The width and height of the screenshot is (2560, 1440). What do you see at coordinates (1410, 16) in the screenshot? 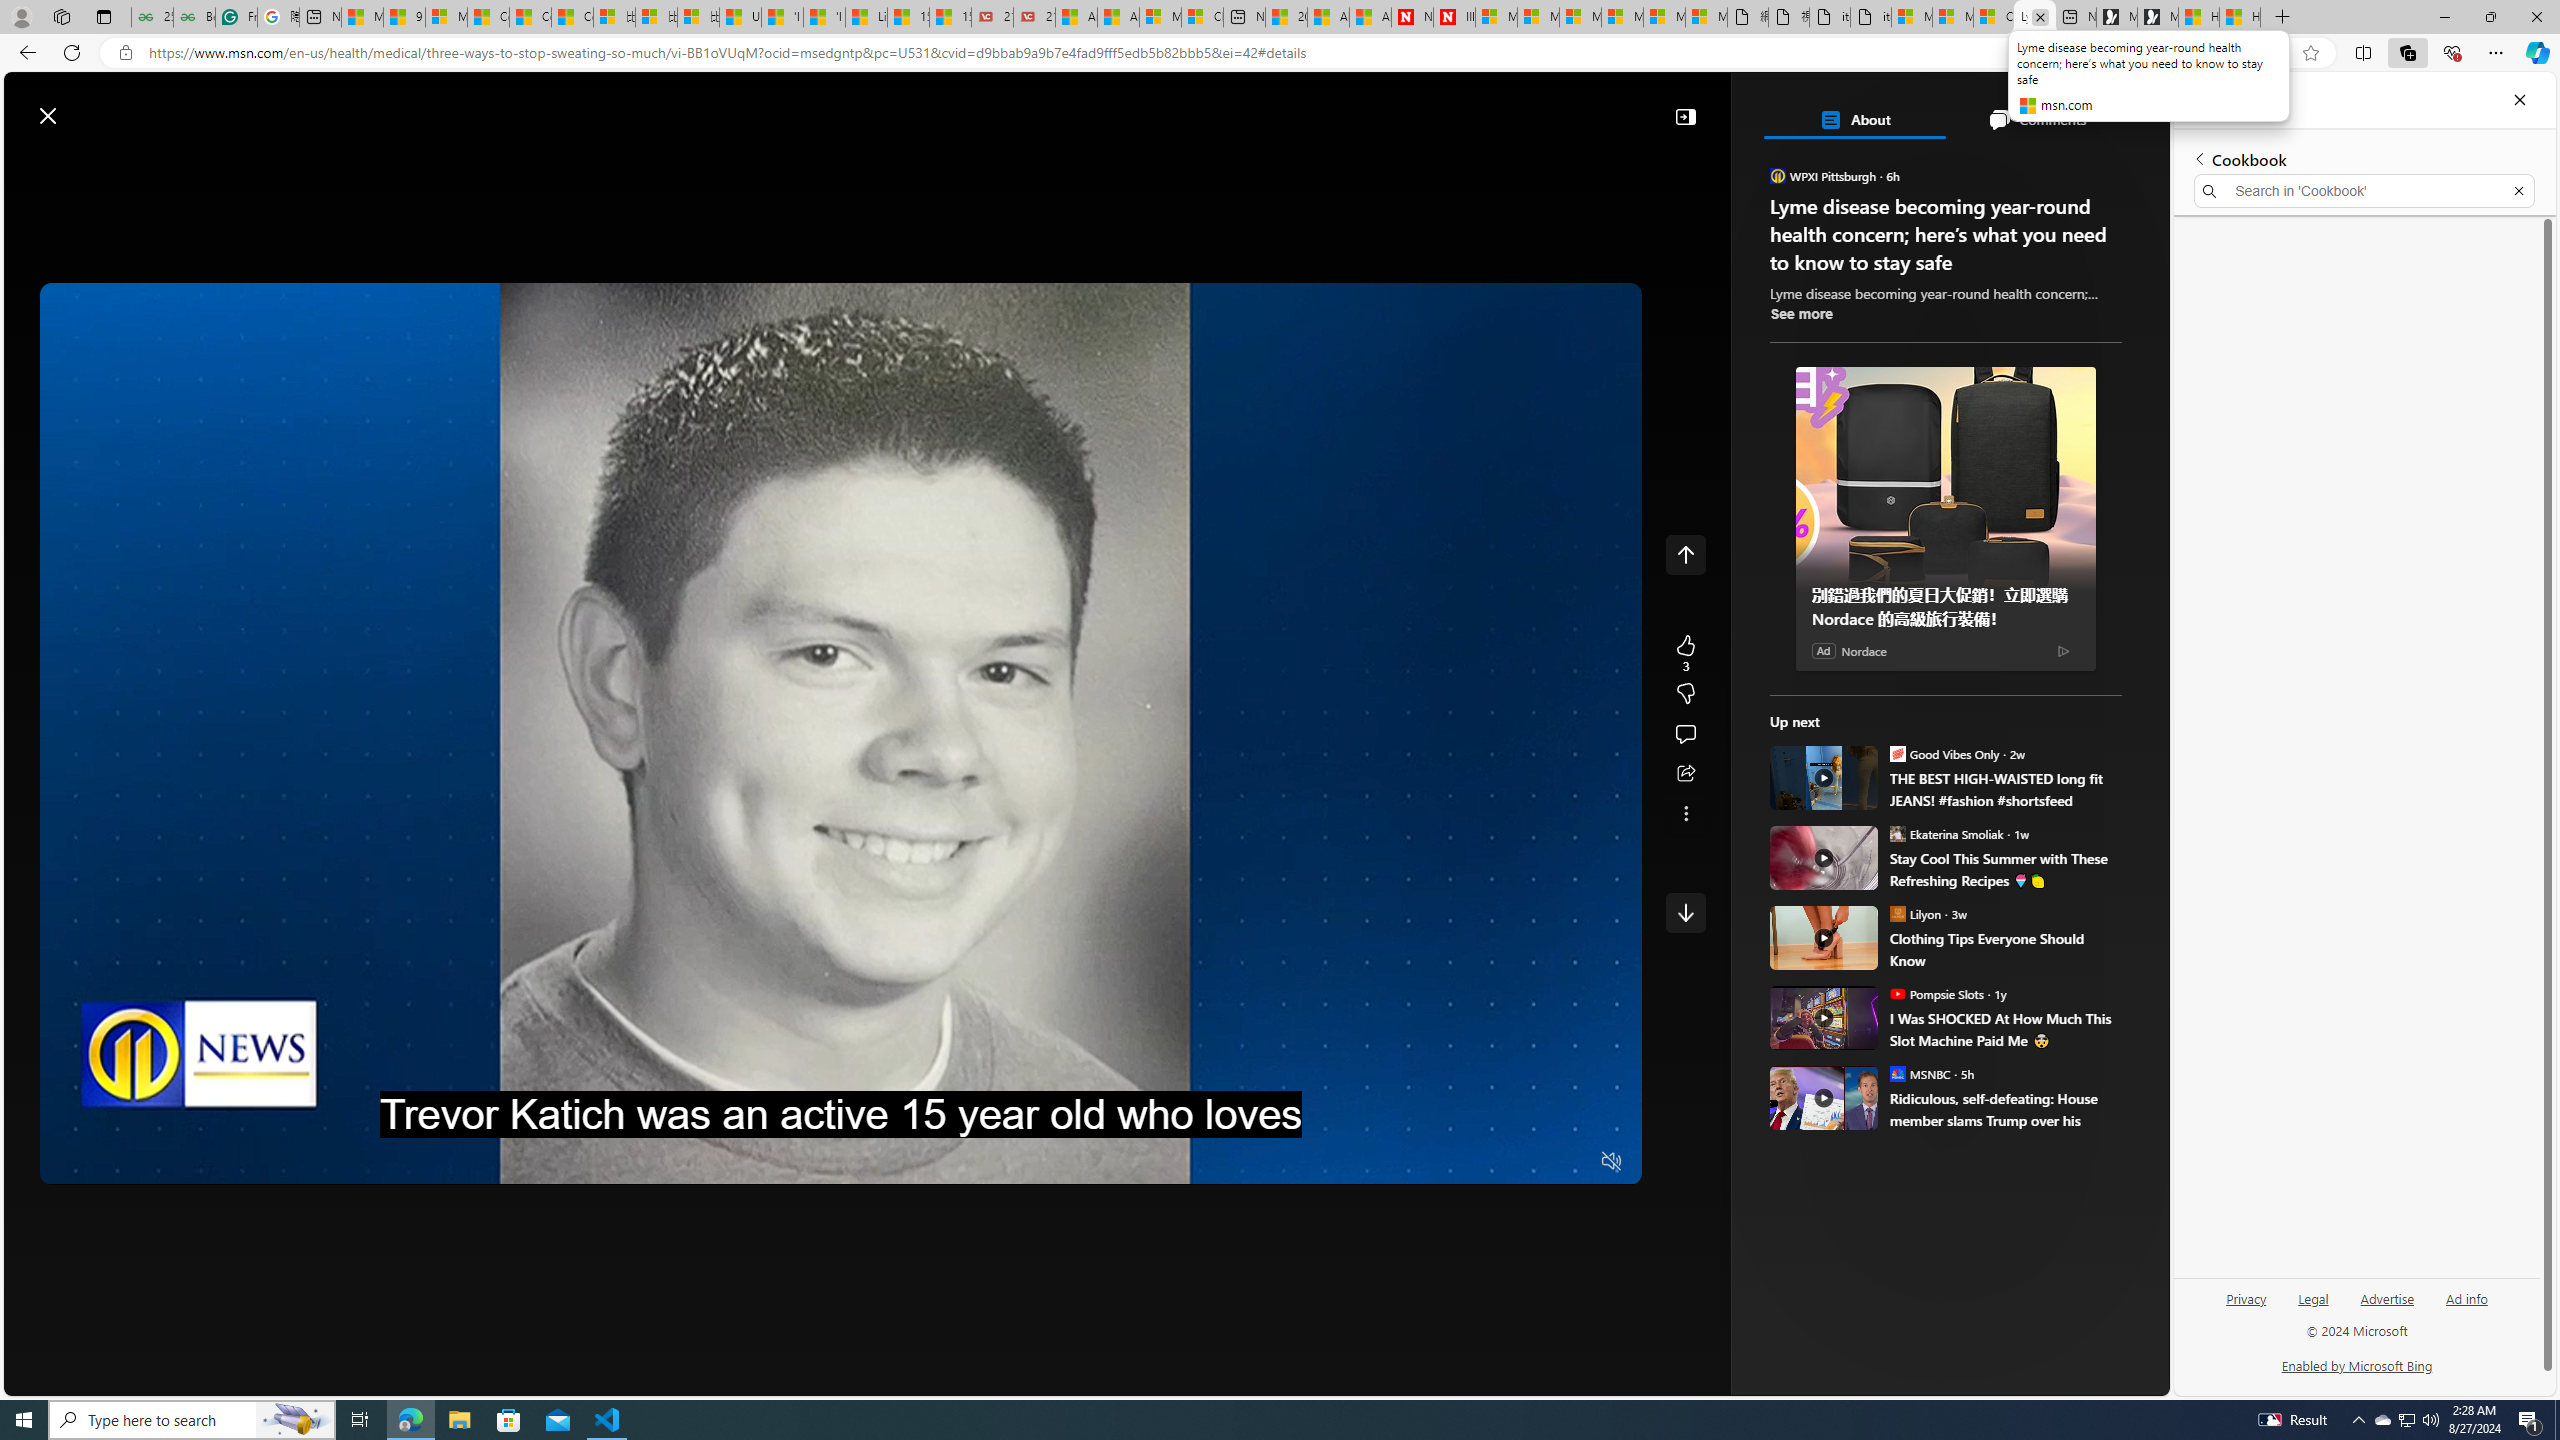
I see `'Newsweek - News, Analysis, Politics, Business, Technology'` at bounding box center [1410, 16].